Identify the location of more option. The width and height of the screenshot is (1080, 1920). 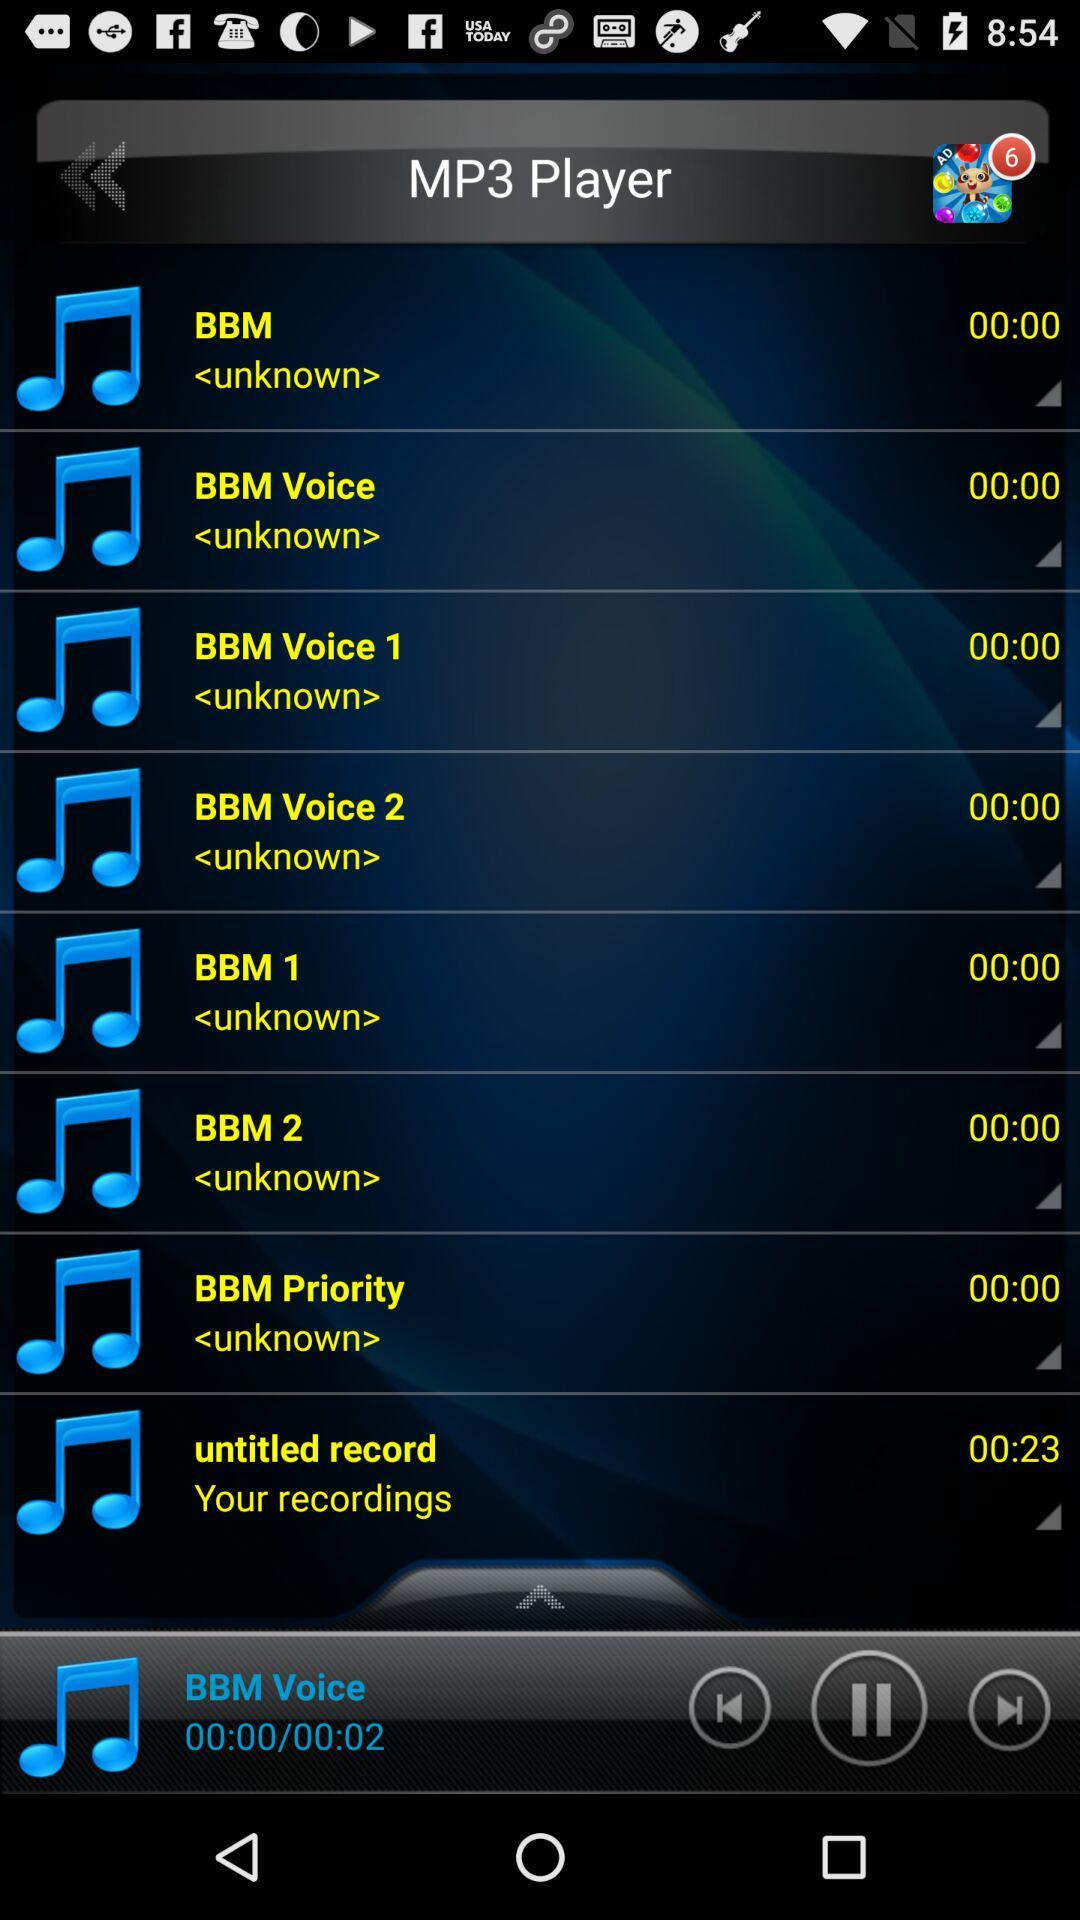
(1031, 1497).